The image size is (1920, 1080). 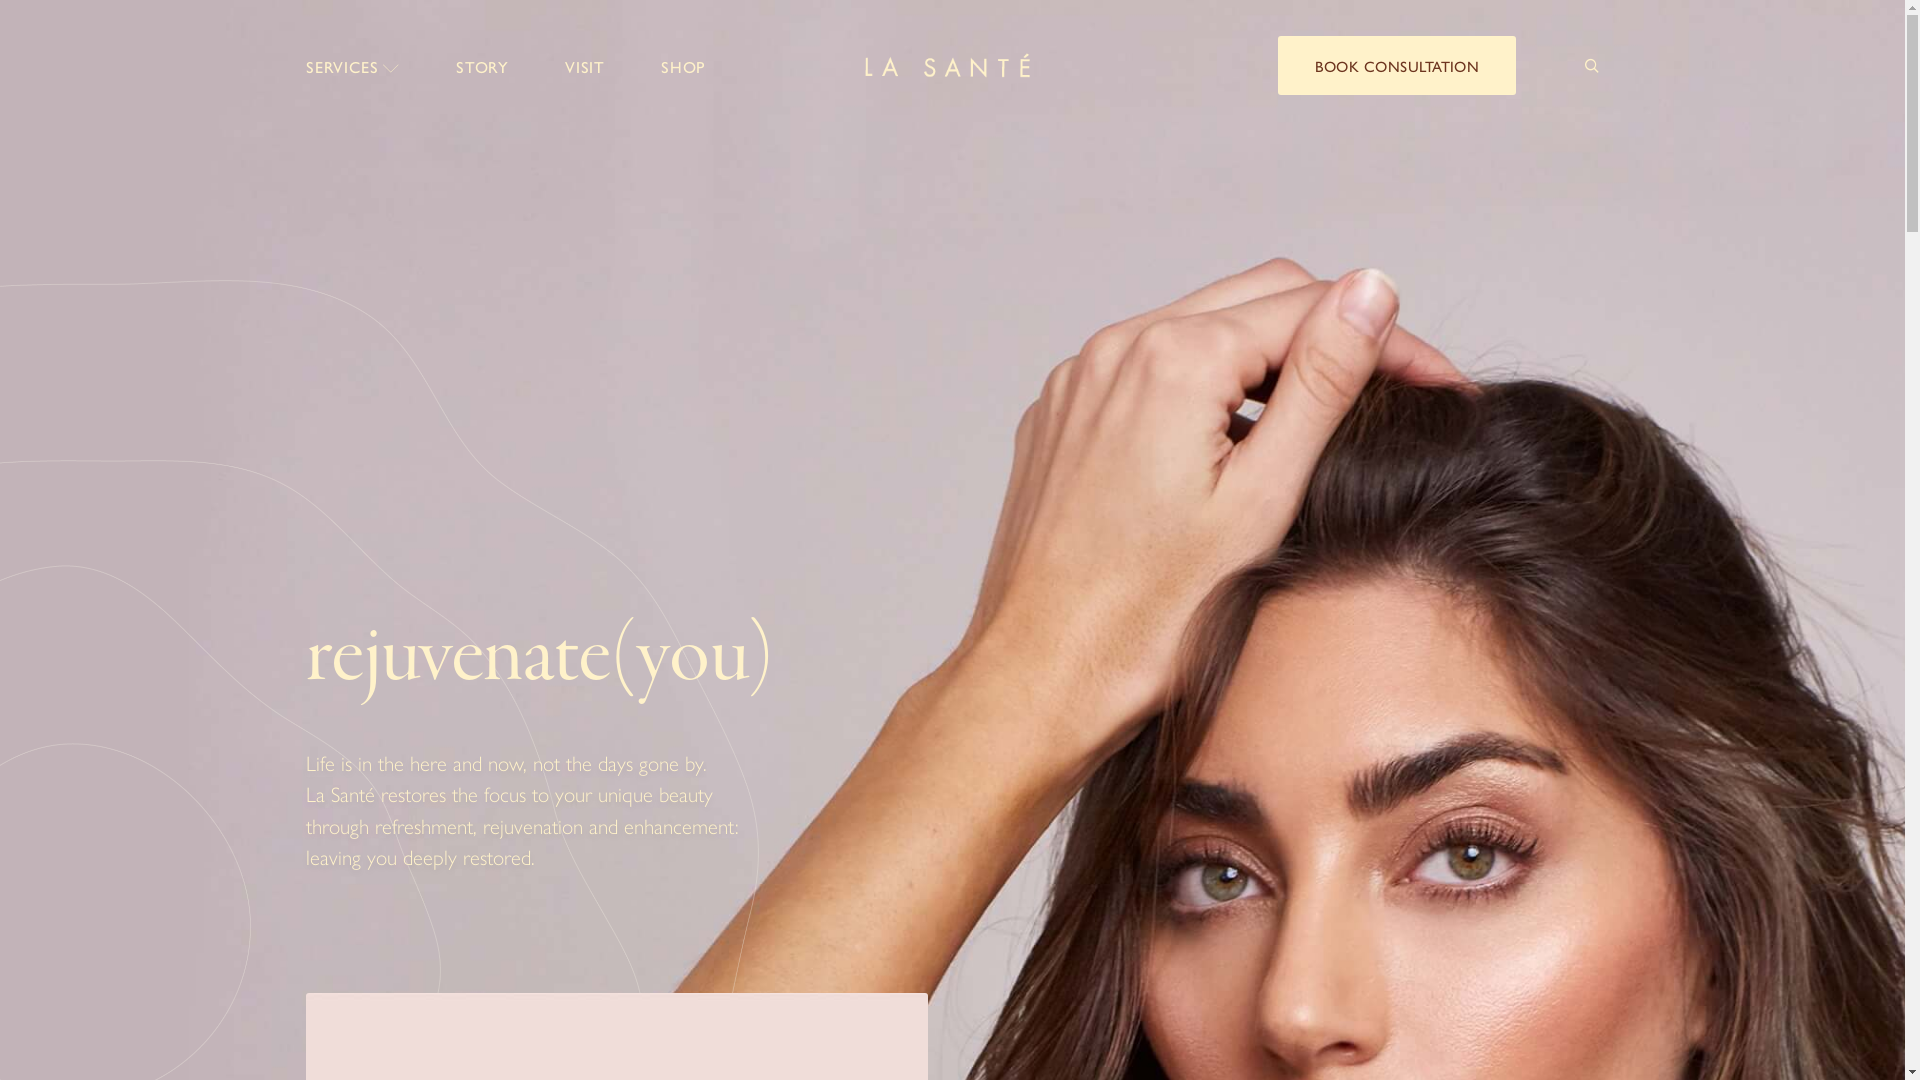 I want to click on 'BOOK CONSULTATION', so click(x=1395, y=64).